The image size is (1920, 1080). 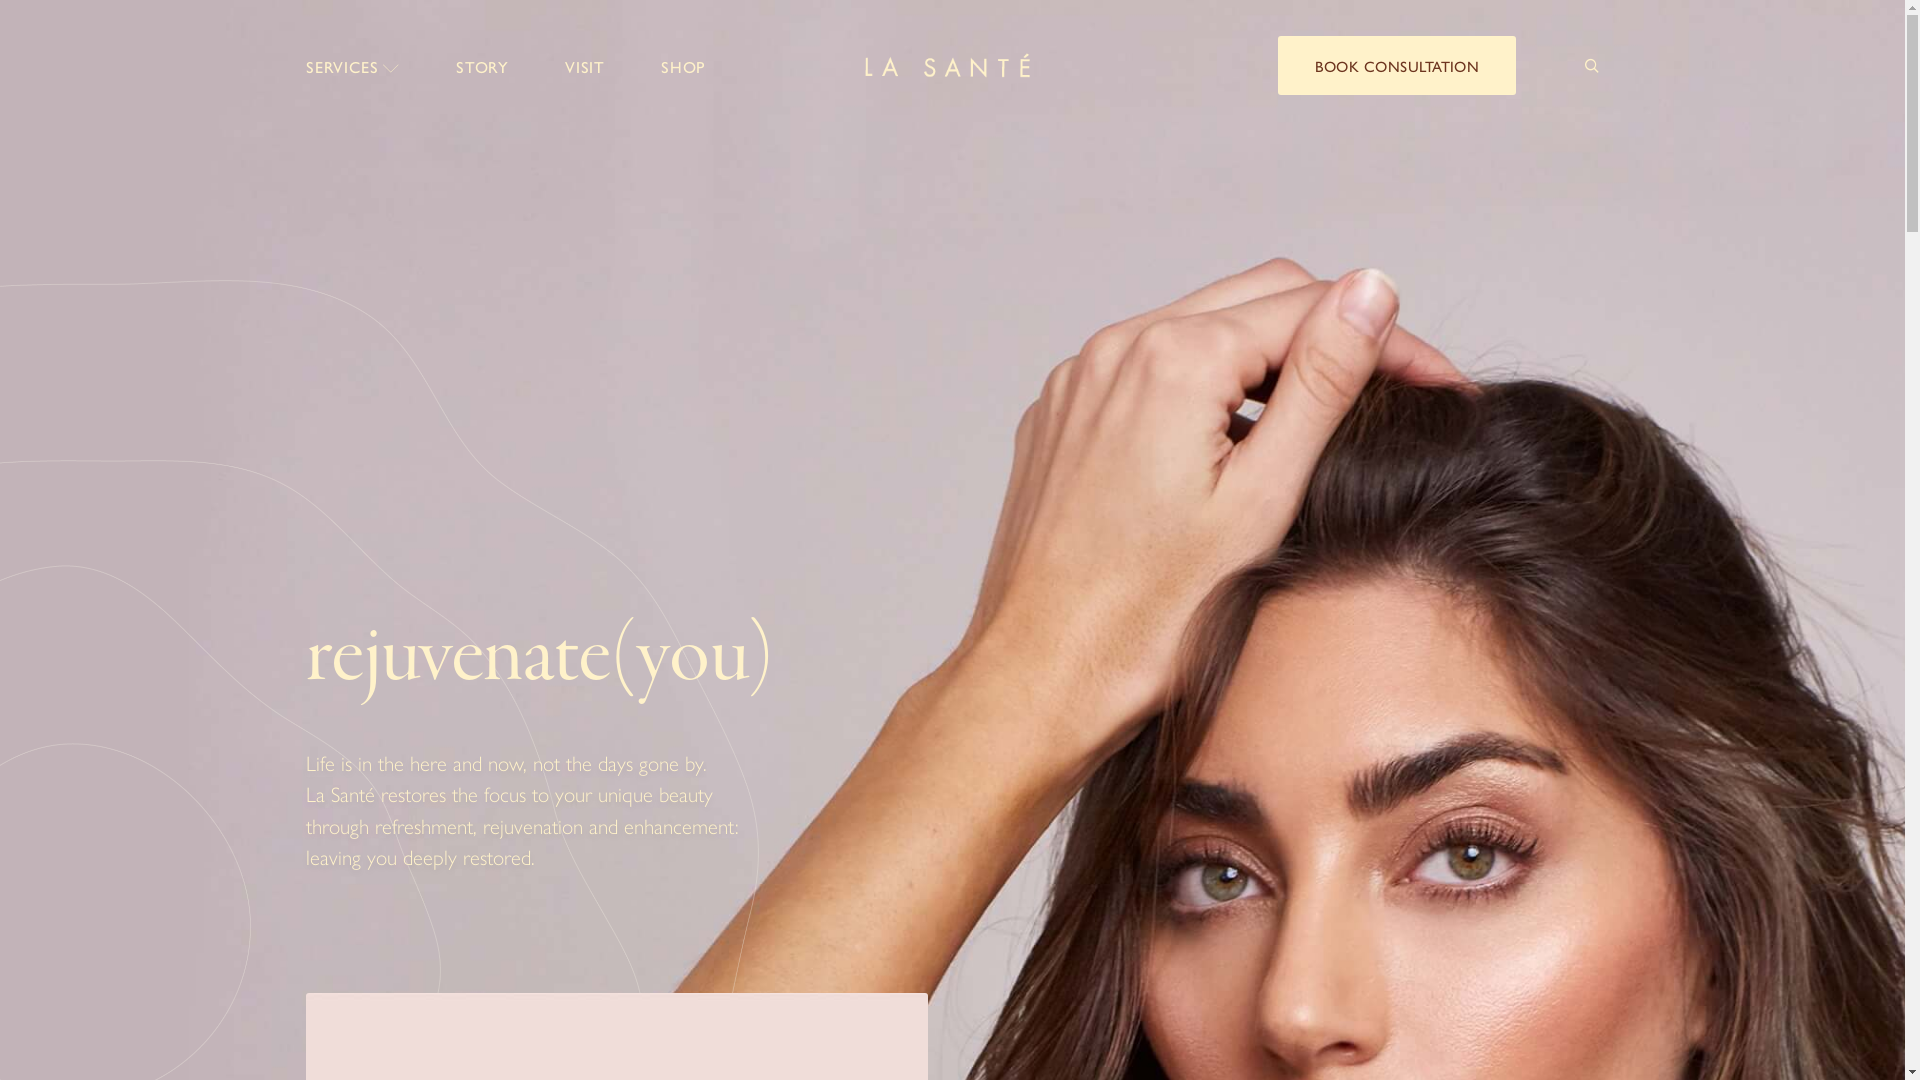 I want to click on 'BOOK CONSULTATION', so click(x=1395, y=64).